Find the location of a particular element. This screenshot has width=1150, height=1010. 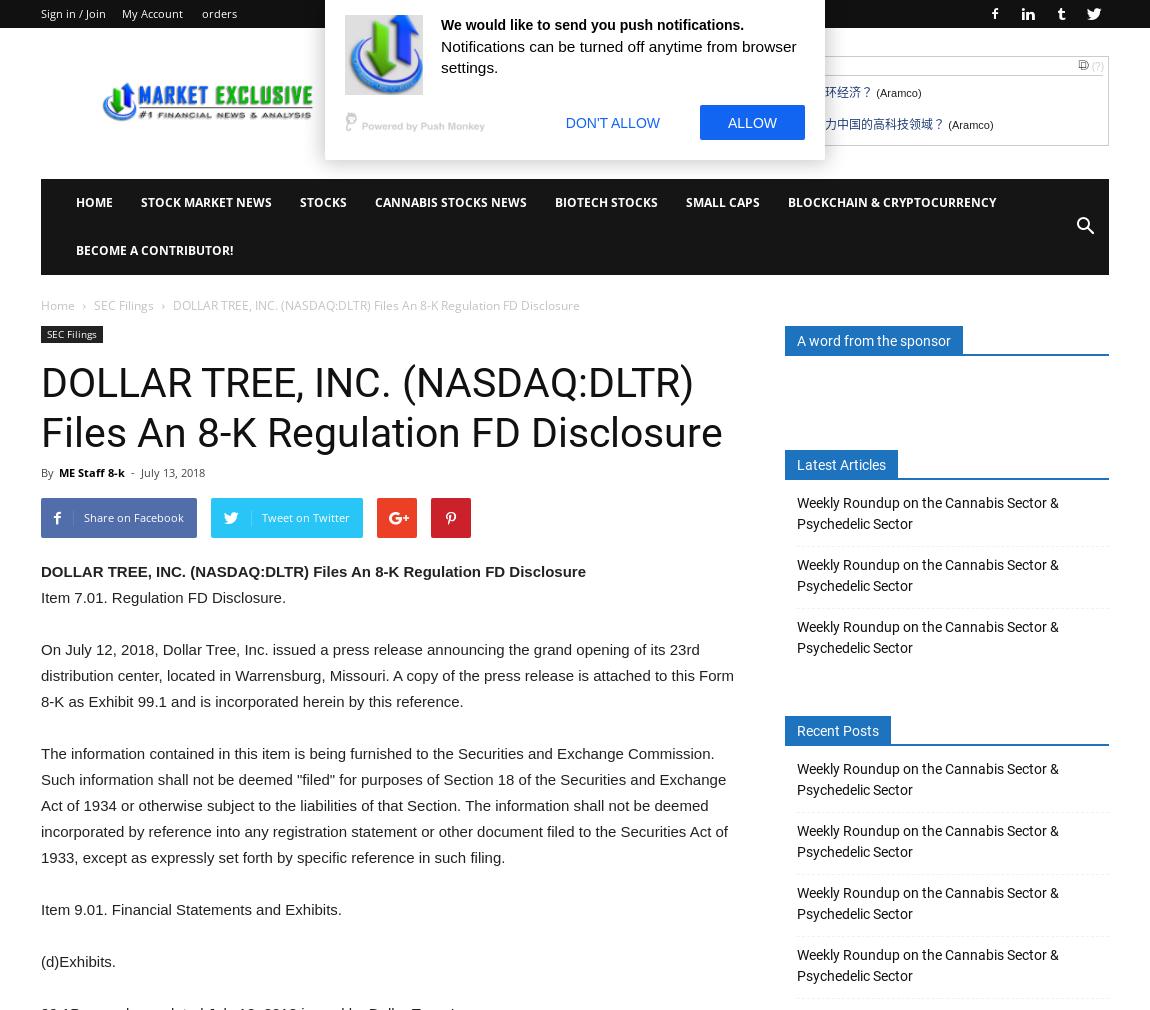

'July 13, 2018' is located at coordinates (171, 472).